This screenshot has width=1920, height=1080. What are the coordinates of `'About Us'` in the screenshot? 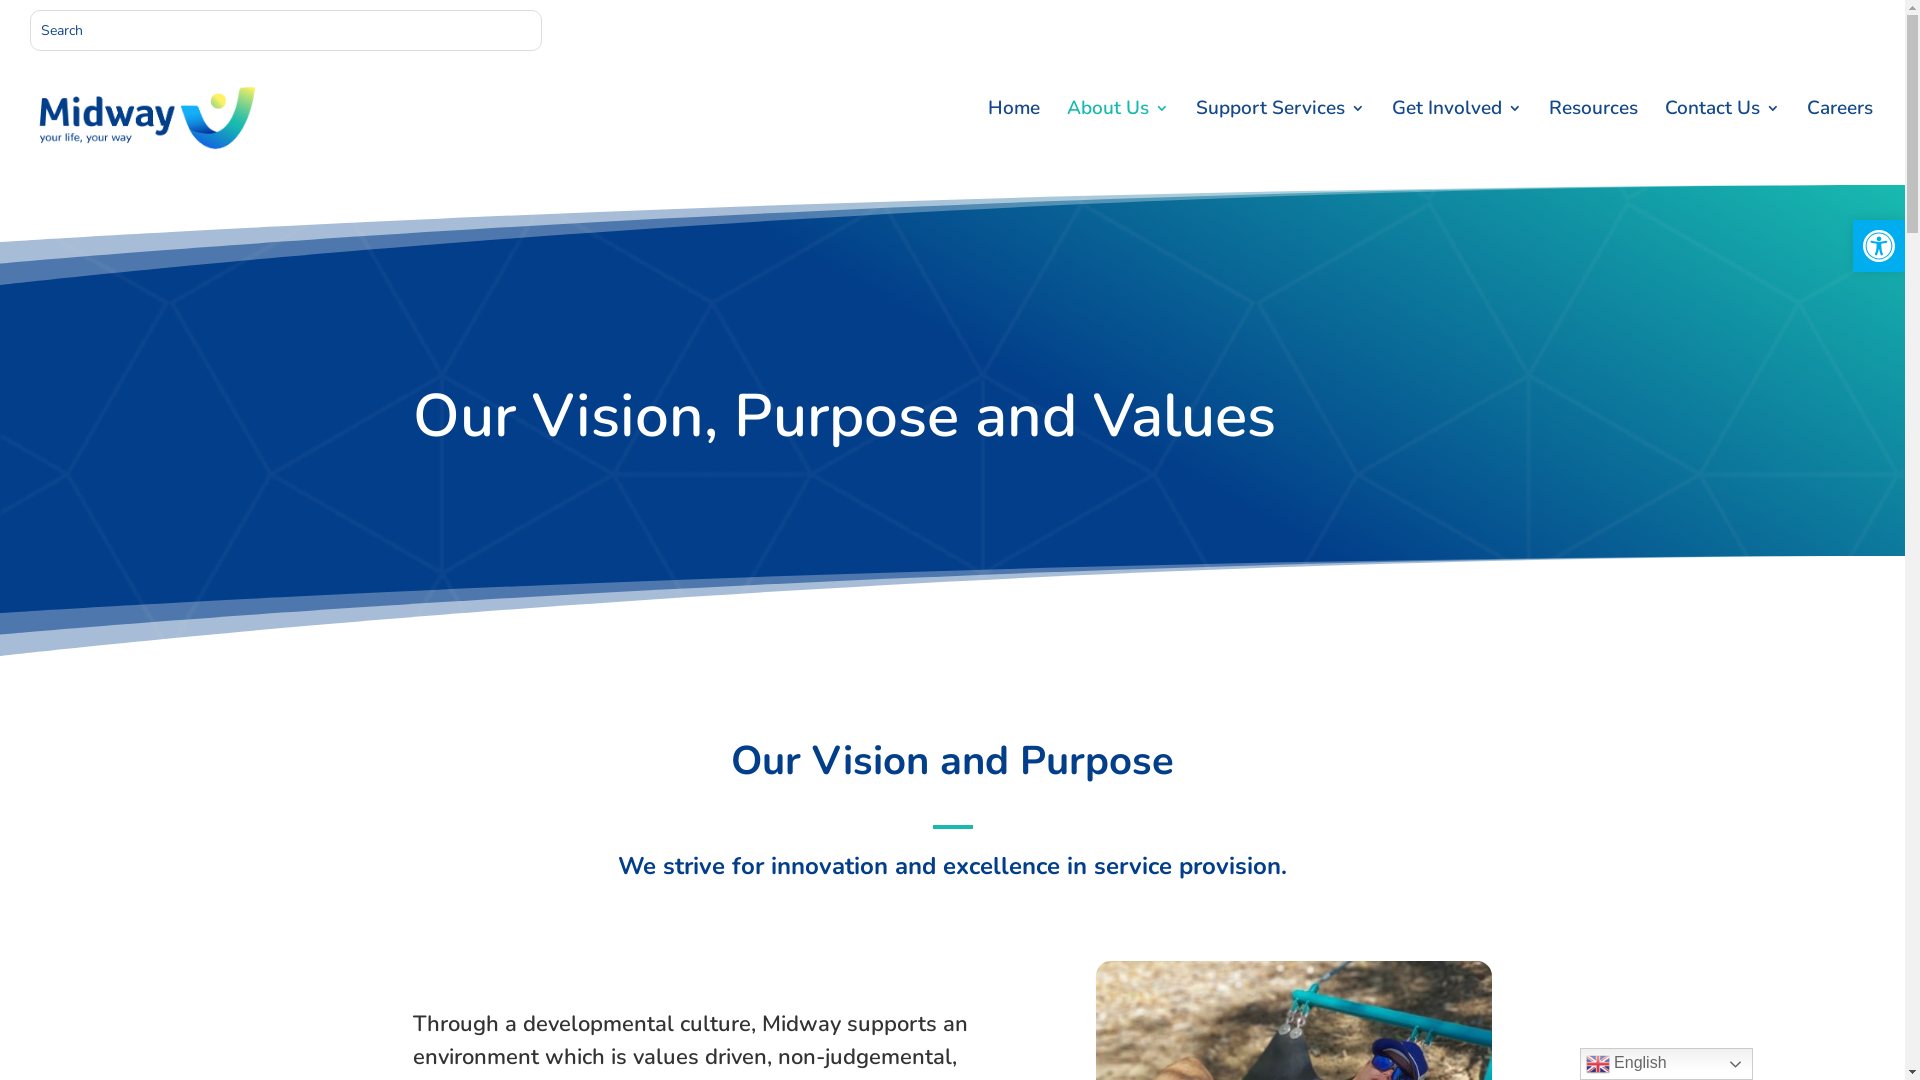 It's located at (1117, 141).